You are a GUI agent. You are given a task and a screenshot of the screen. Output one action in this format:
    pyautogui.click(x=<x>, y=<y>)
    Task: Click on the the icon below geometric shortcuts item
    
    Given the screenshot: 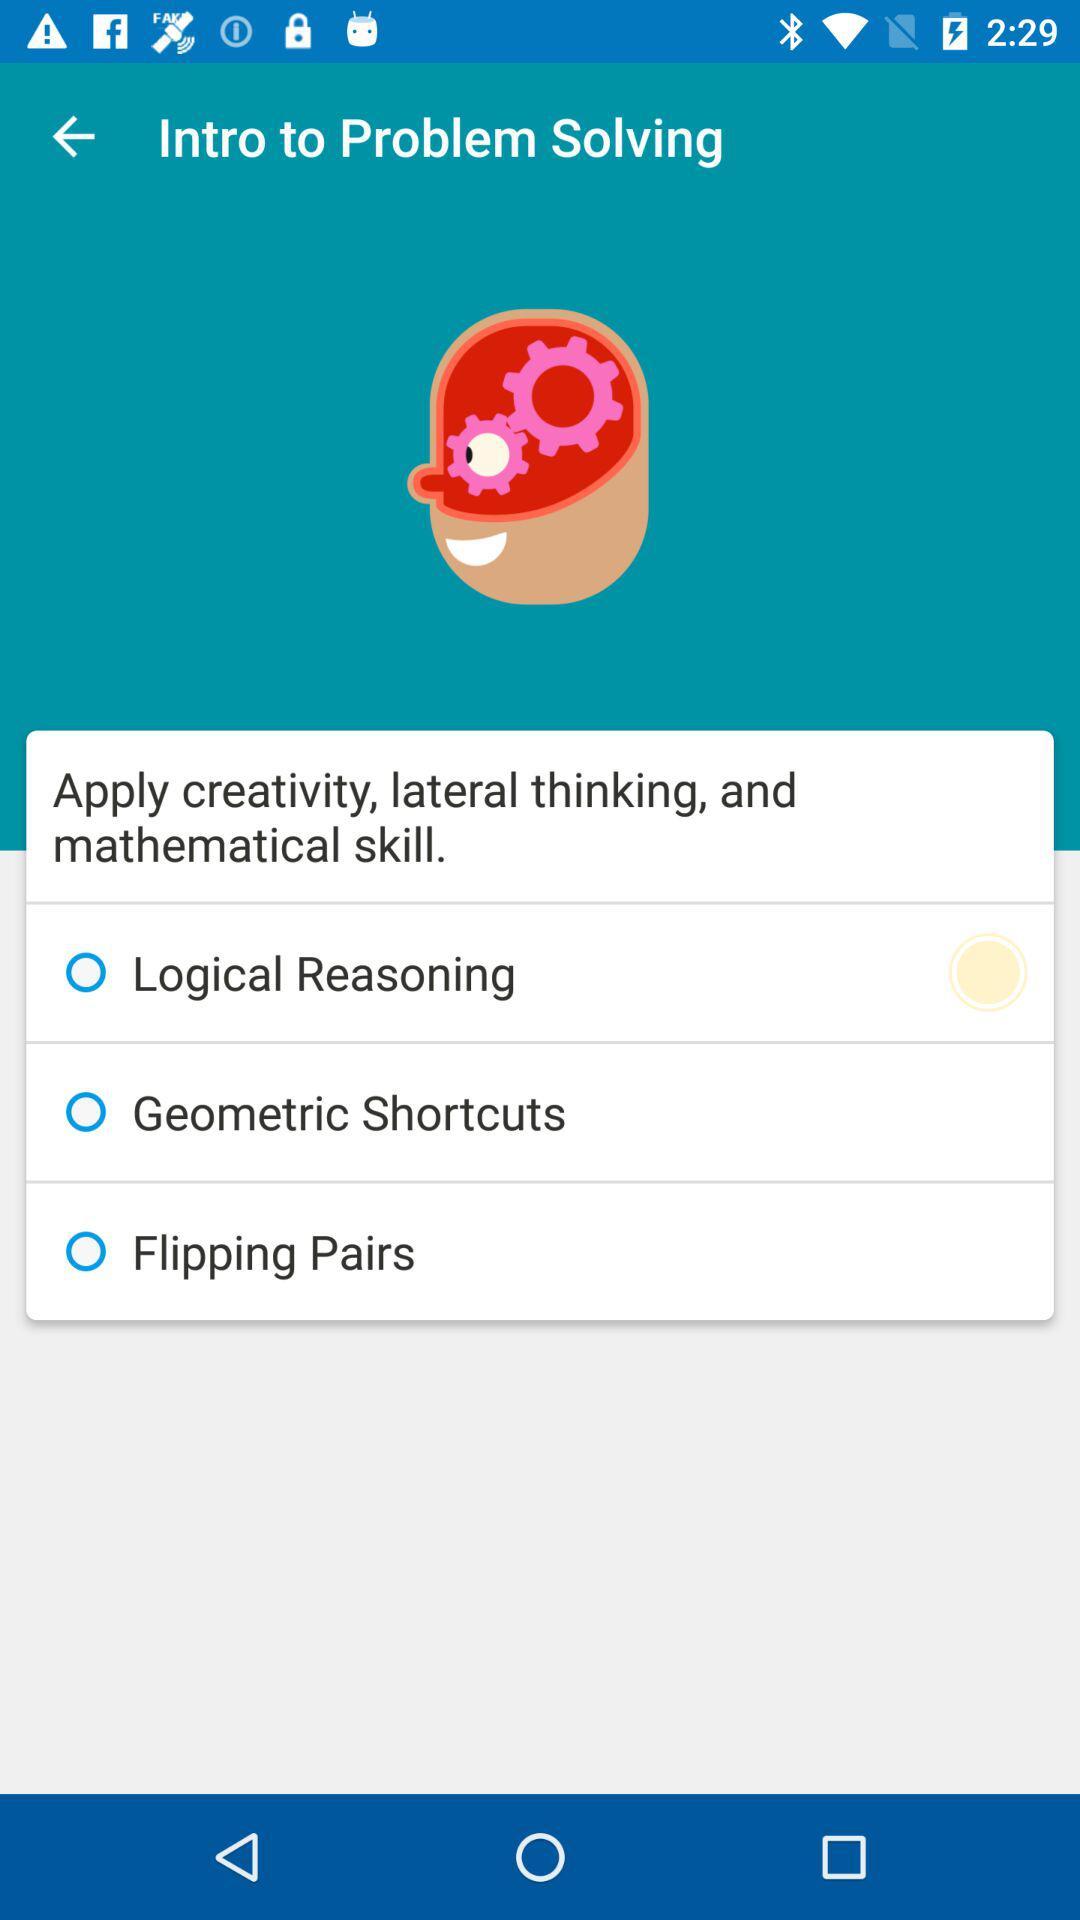 What is the action you would take?
    pyautogui.click(x=540, y=1250)
    